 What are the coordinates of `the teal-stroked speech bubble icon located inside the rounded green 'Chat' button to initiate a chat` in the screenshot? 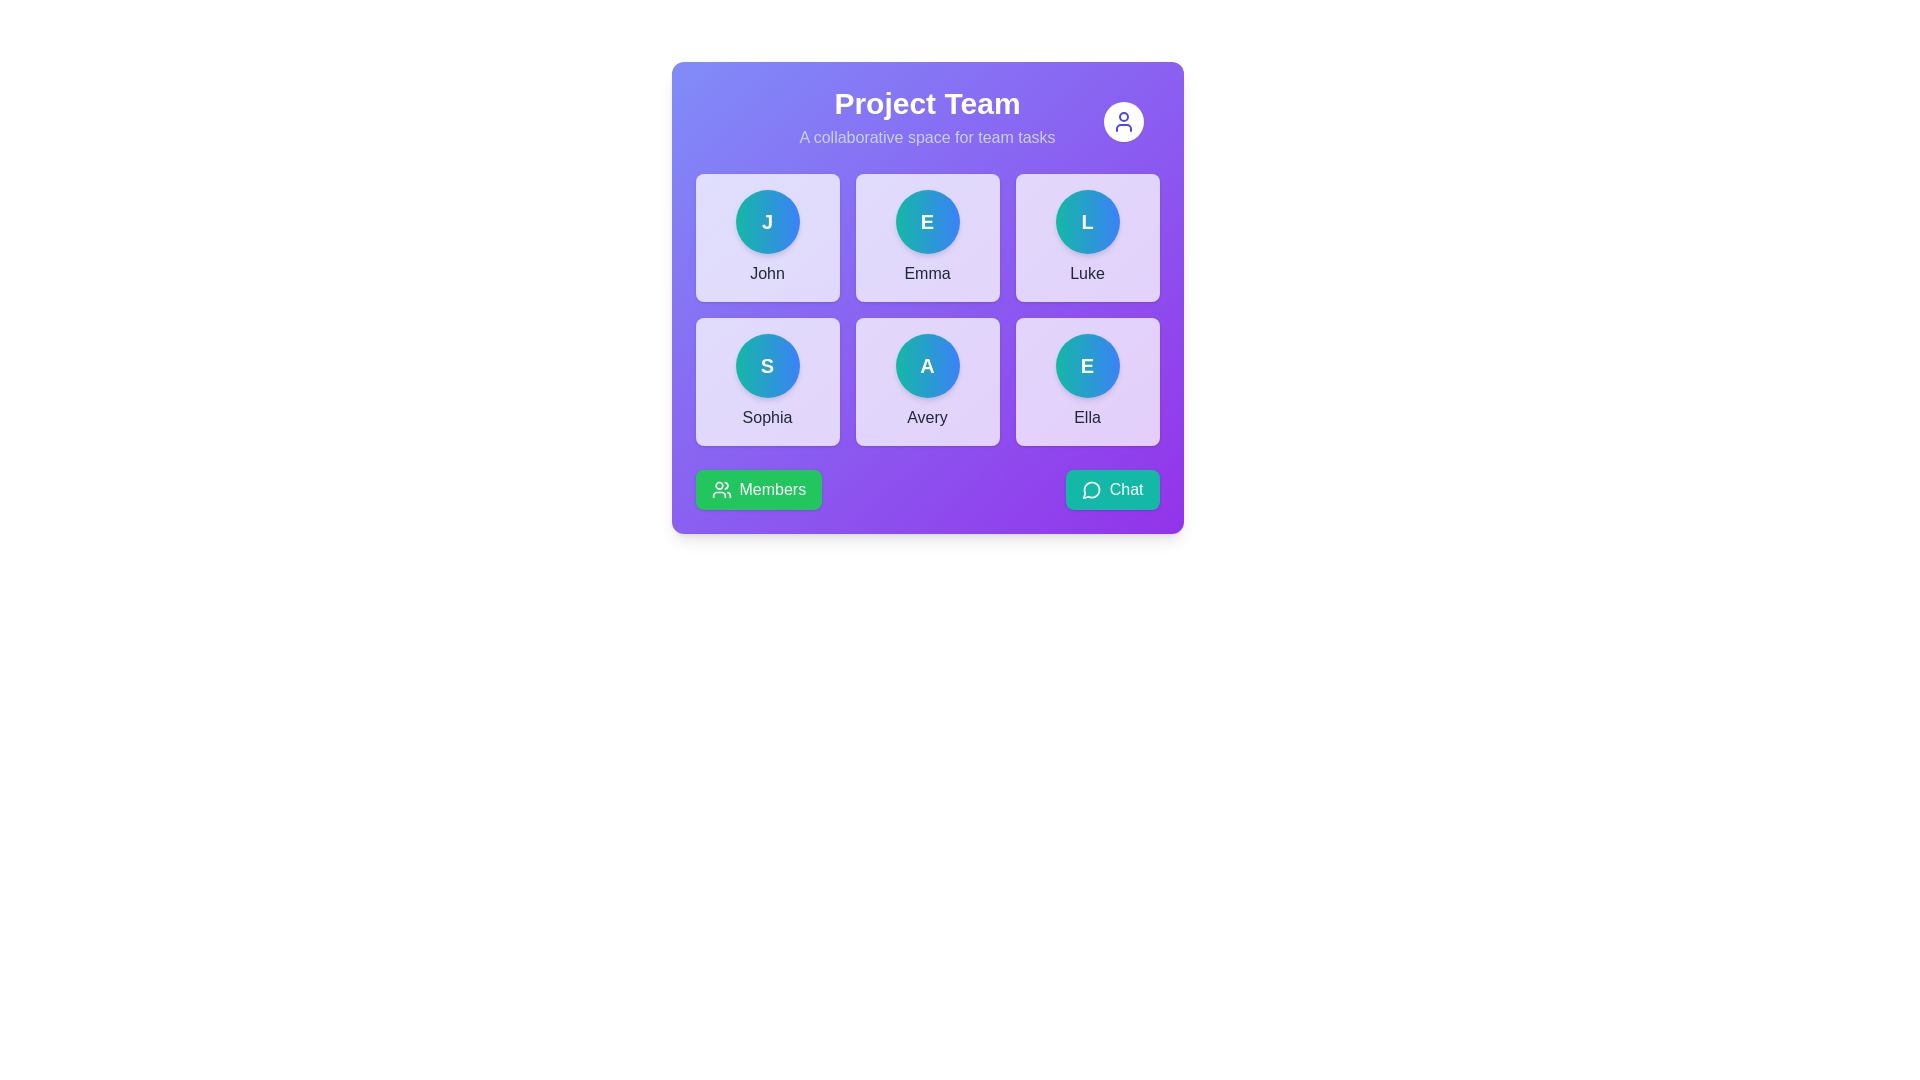 It's located at (1090, 489).